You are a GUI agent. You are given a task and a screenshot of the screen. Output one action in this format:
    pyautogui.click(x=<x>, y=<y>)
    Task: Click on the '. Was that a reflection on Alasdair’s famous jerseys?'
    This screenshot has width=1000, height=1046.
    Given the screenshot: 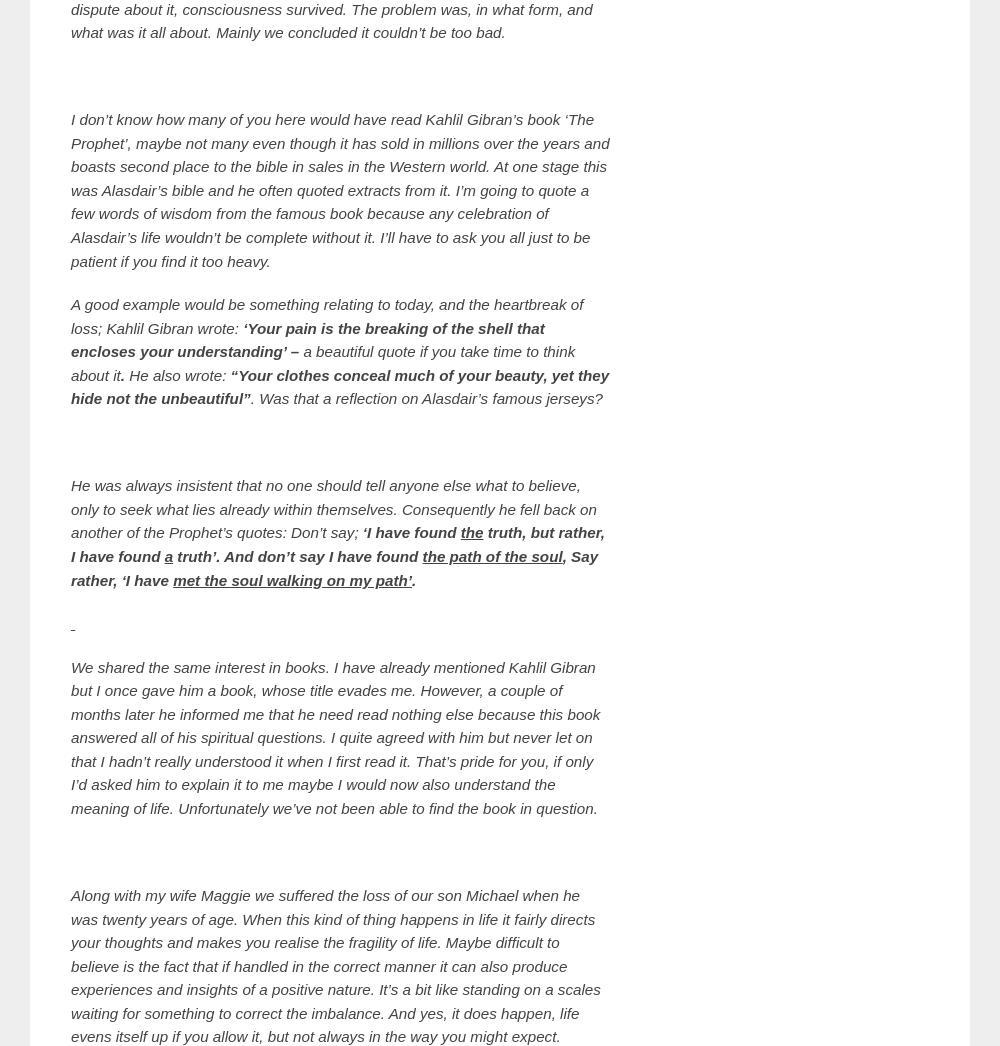 What is the action you would take?
    pyautogui.click(x=426, y=398)
    